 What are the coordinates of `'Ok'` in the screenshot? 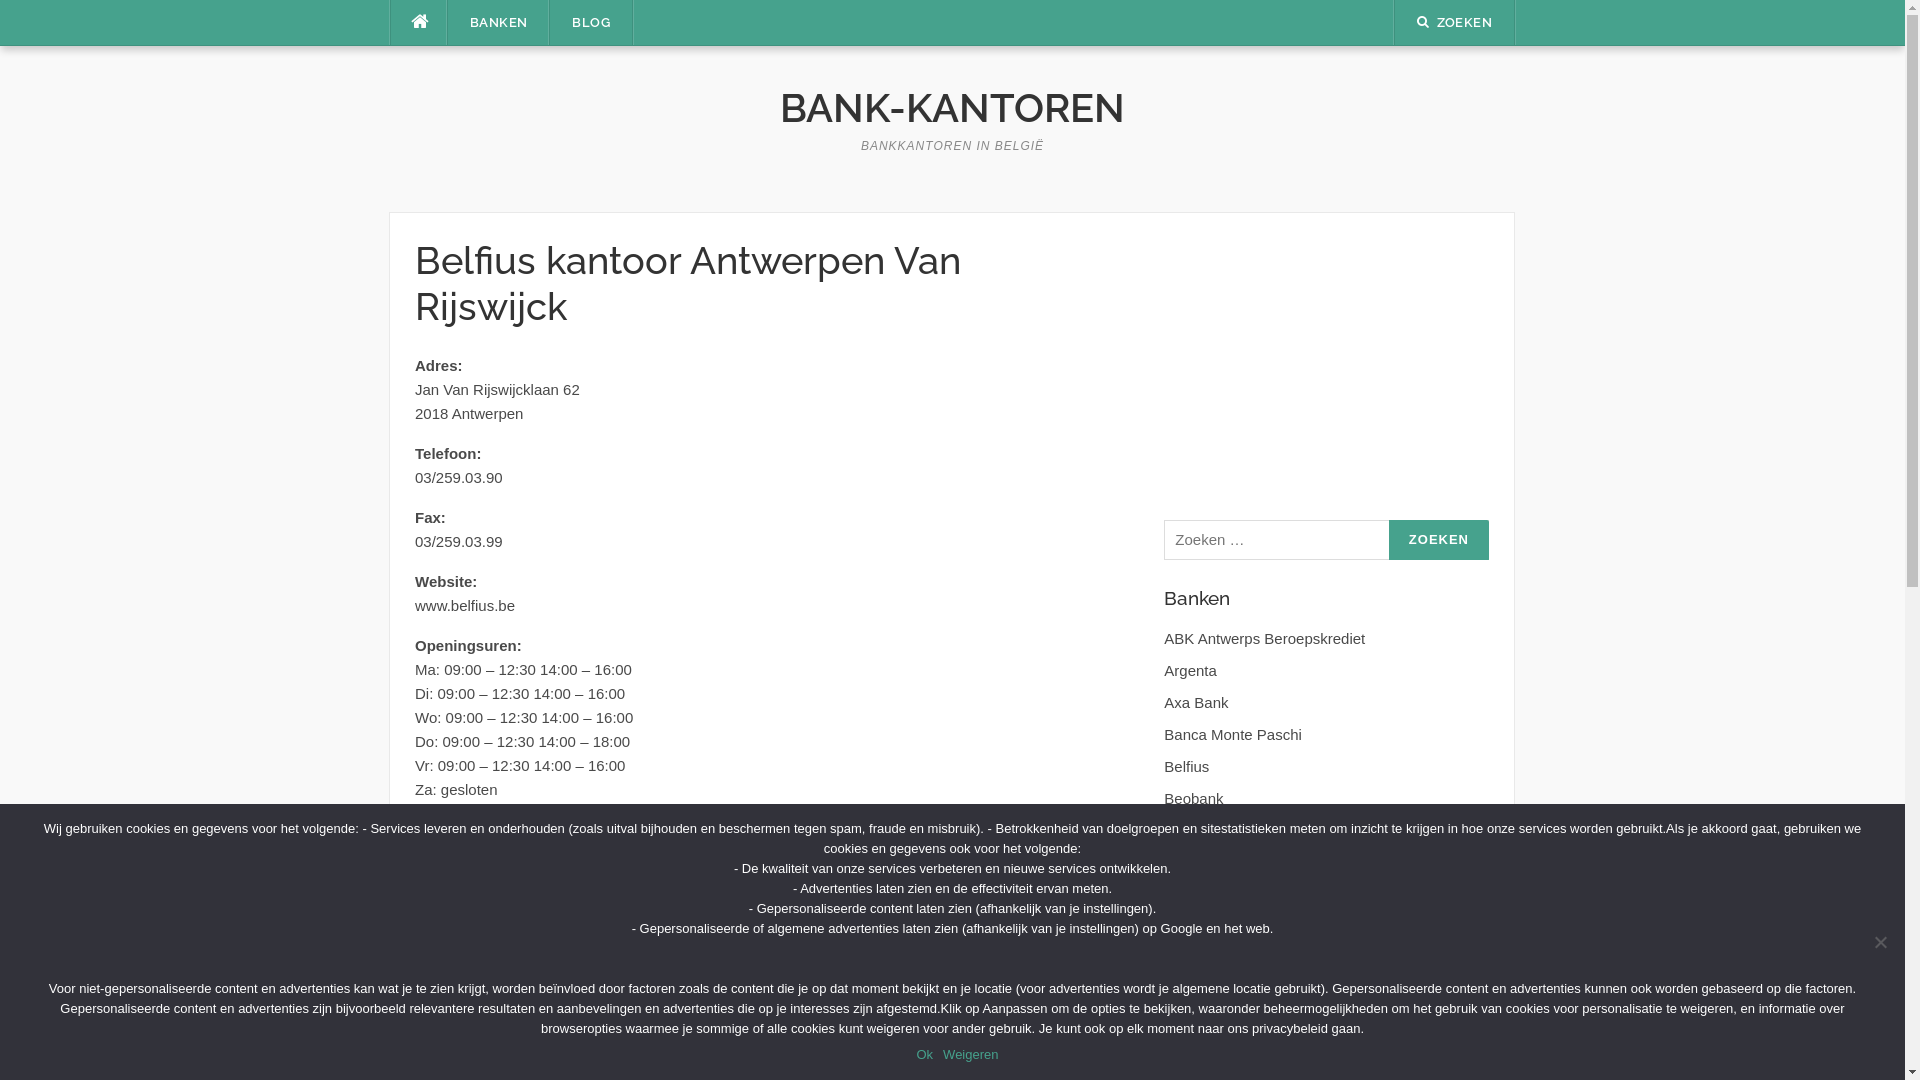 It's located at (923, 1054).